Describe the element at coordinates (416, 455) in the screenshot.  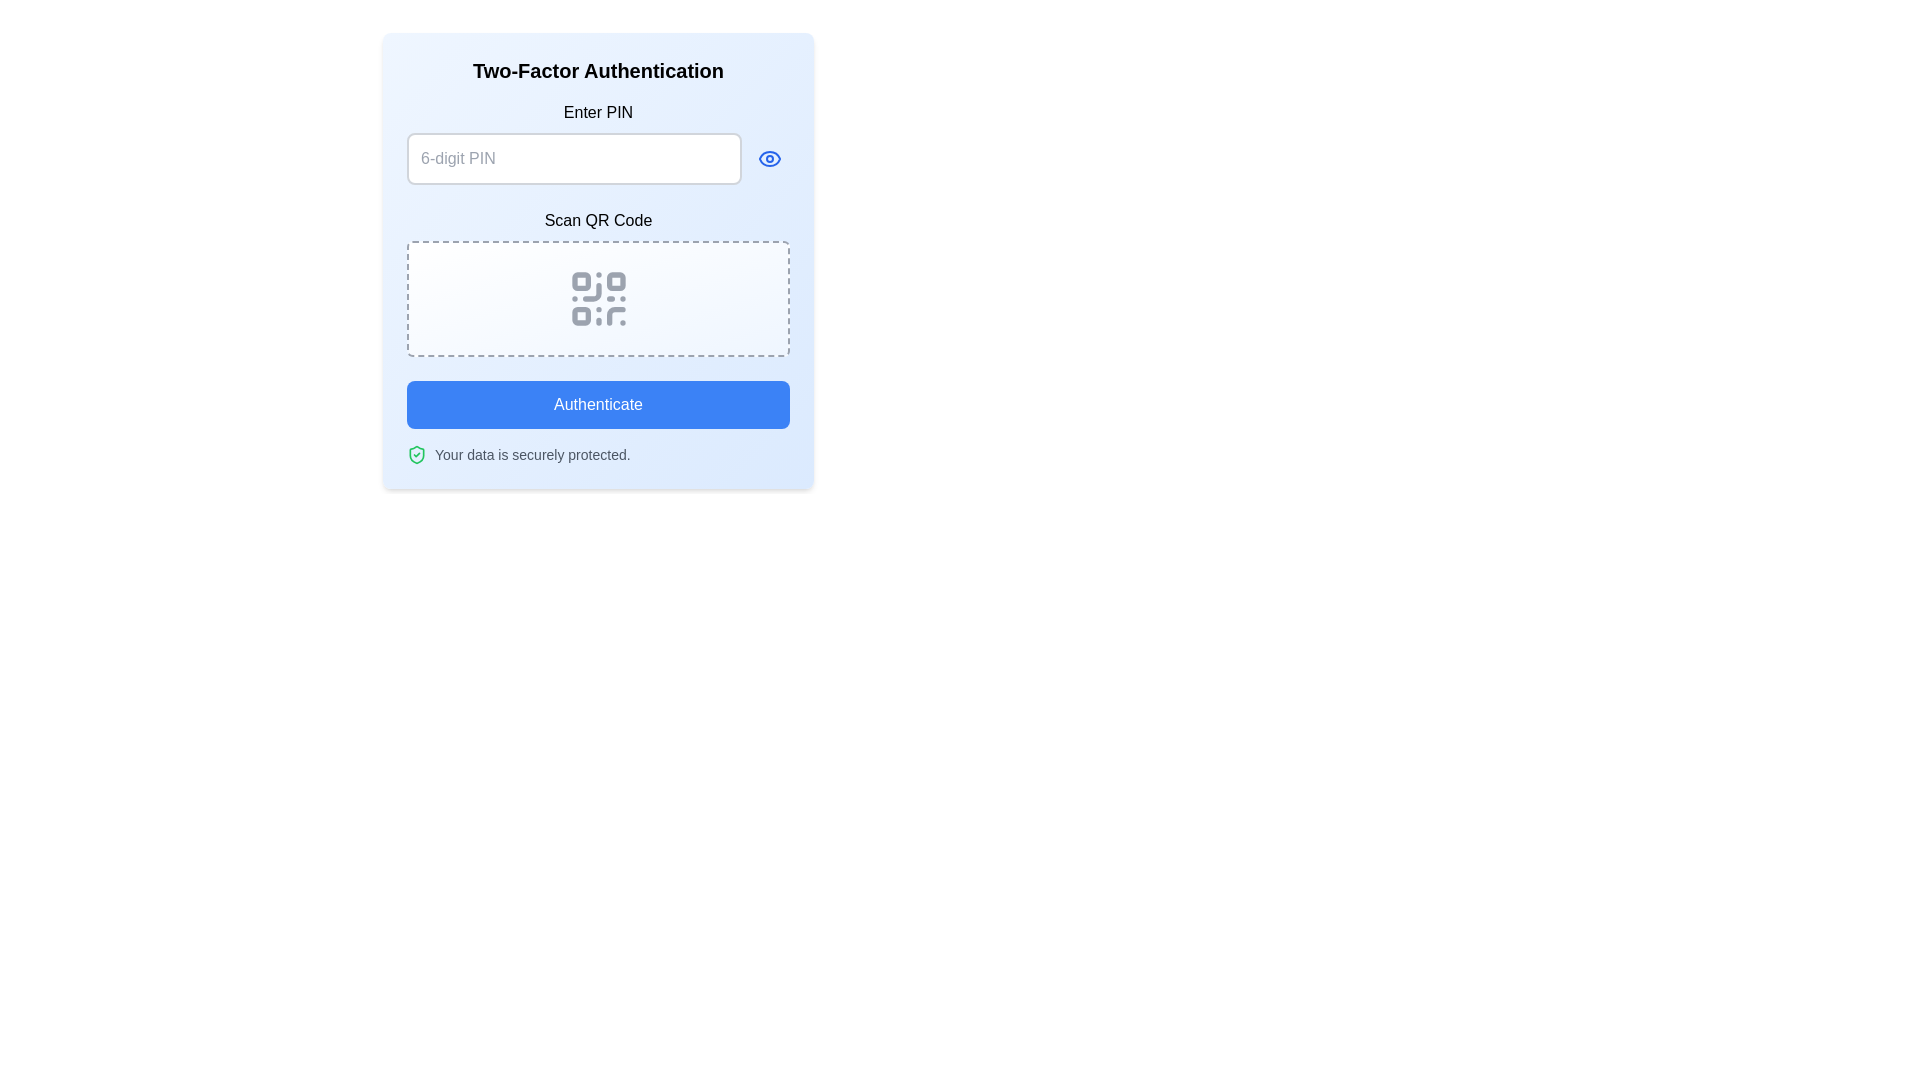
I see `the shield icon with a checkmark, which is styled in green and indicates a secure status, located to the left of the text 'Your data is securely protected.'` at that location.